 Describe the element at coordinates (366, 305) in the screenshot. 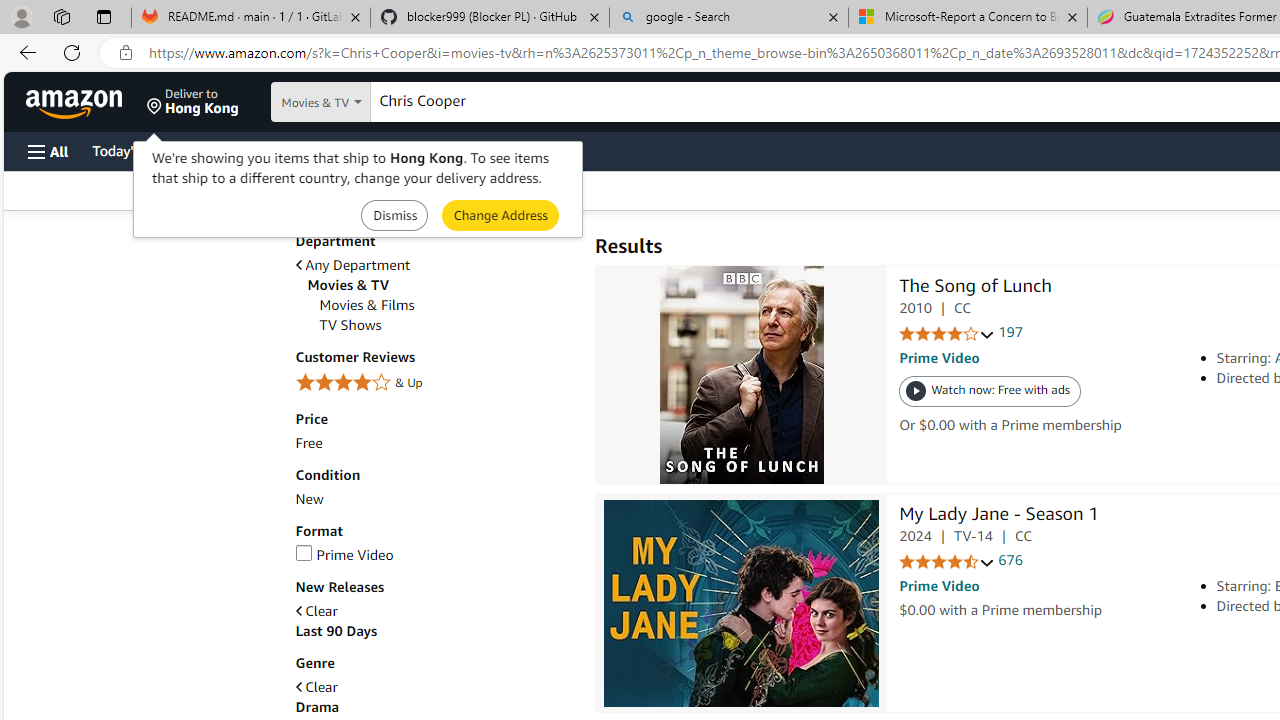

I see `'Movies & Films'` at that location.